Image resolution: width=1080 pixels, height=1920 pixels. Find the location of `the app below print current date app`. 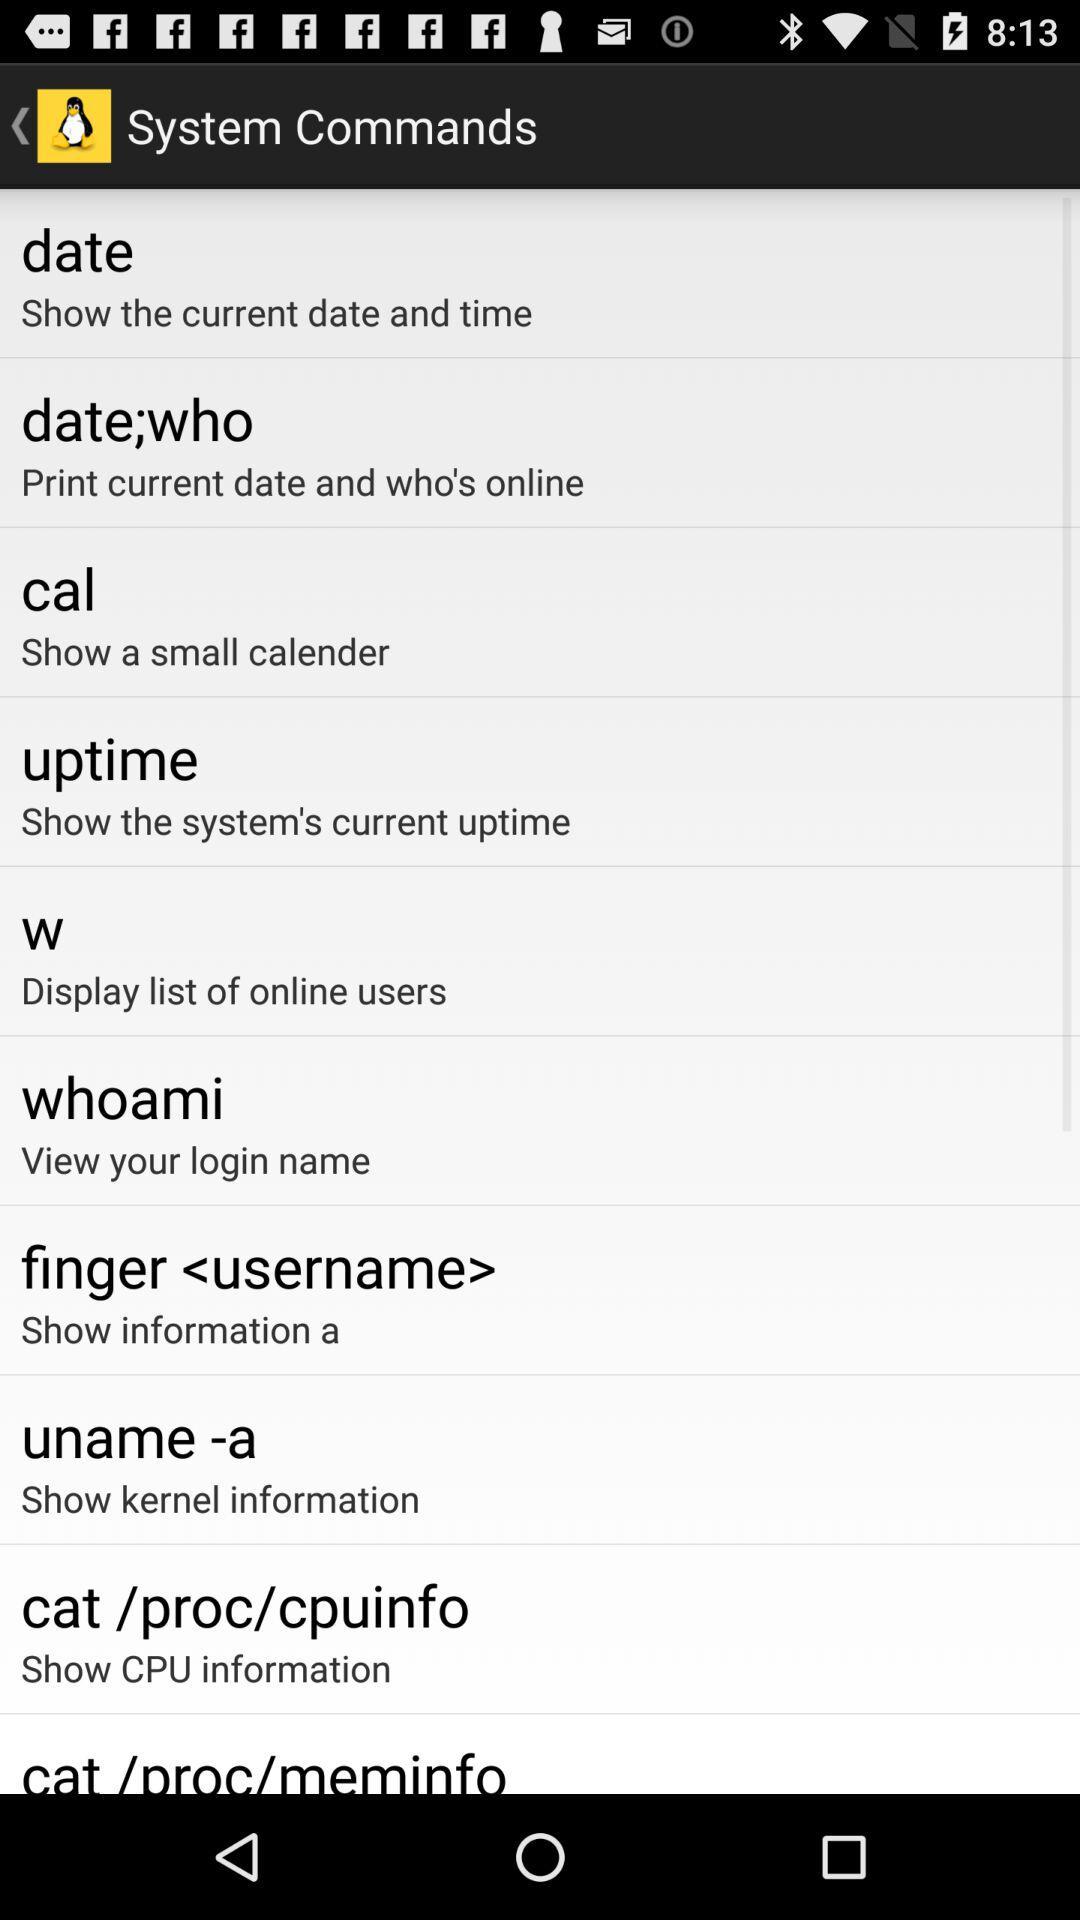

the app below print current date app is located at coordinates (540, 586).